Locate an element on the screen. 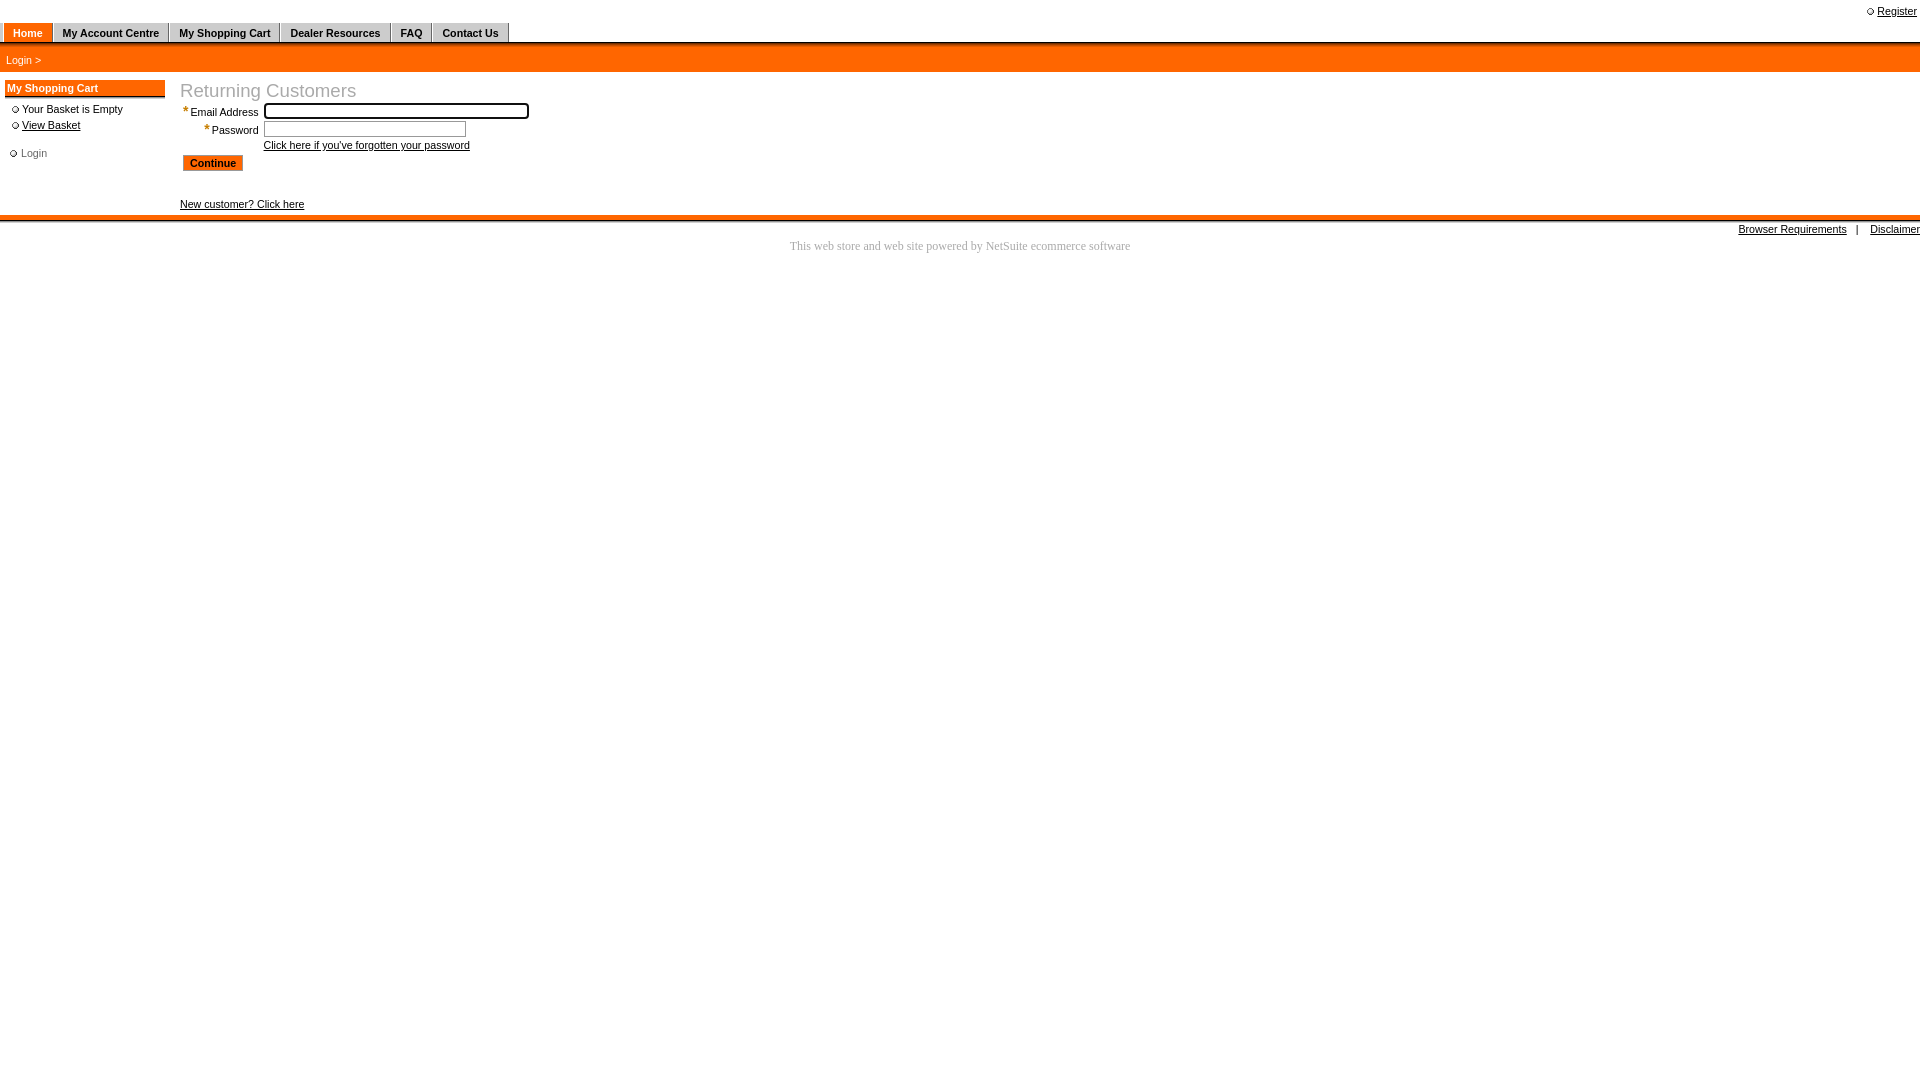 The image size is (1920, 1080). 'My Shopping Cart' is located at coordinates (6, 87).